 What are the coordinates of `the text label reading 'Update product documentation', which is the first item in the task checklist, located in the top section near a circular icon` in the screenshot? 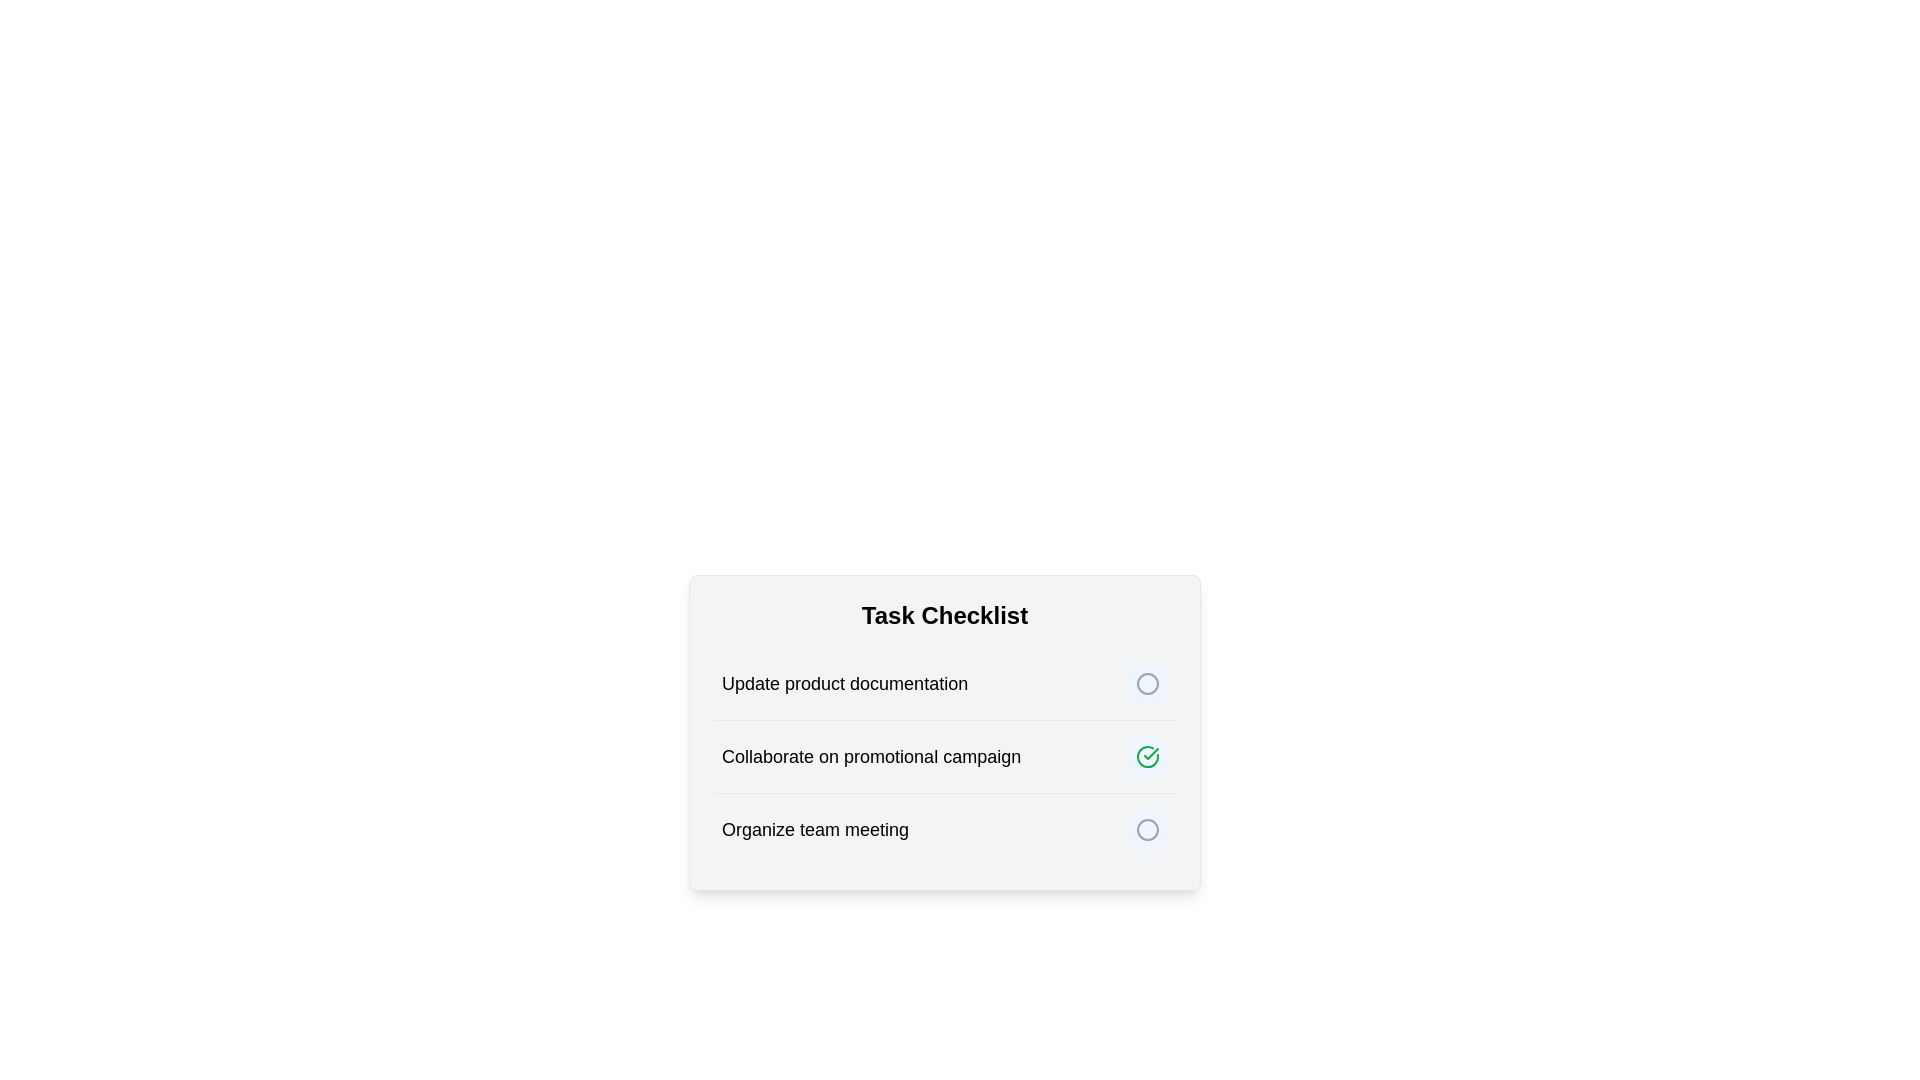 It's located at (845, 682).